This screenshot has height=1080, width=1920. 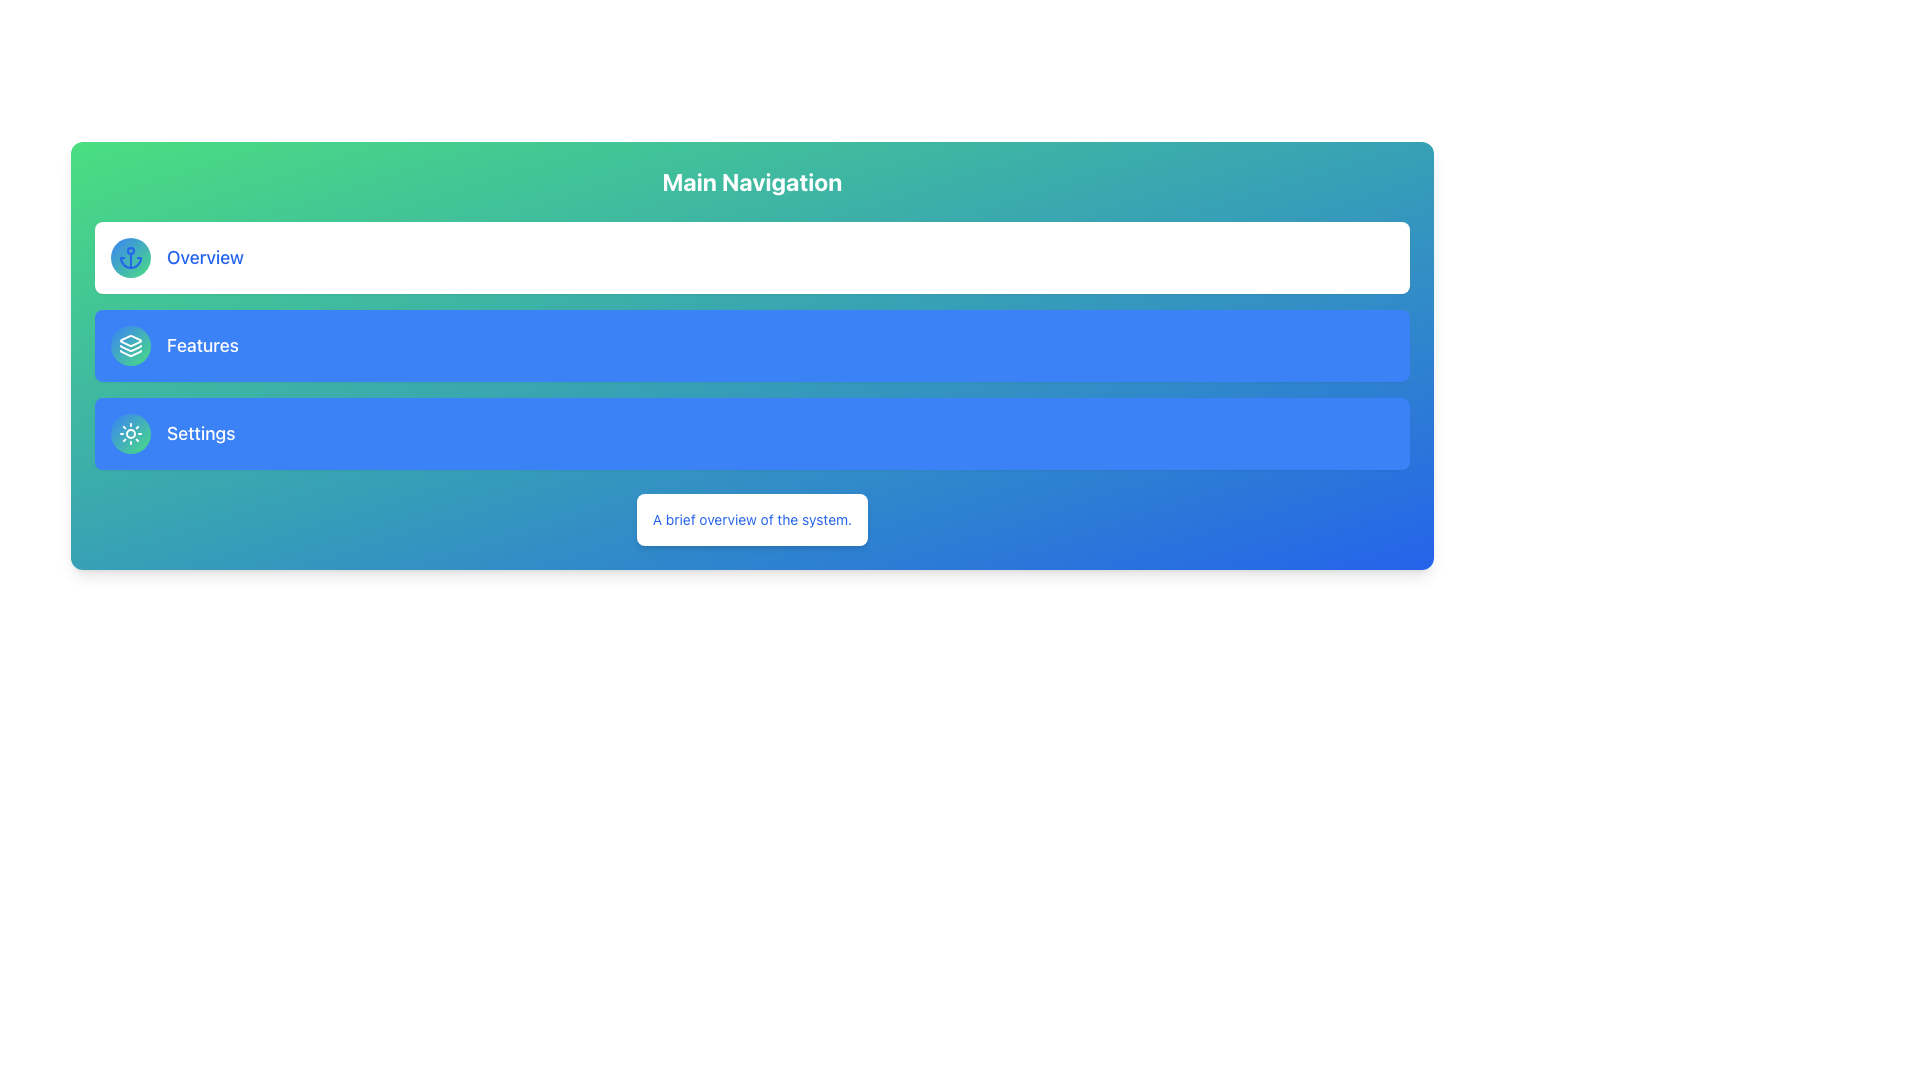 What do you see at coordinates (129, 257) in the screenshot?
I see `the circular icon with a gradient background and anchor graphic in the navigation menu, located to the left of the 'Overview' text` at bounding box center [129, 257].